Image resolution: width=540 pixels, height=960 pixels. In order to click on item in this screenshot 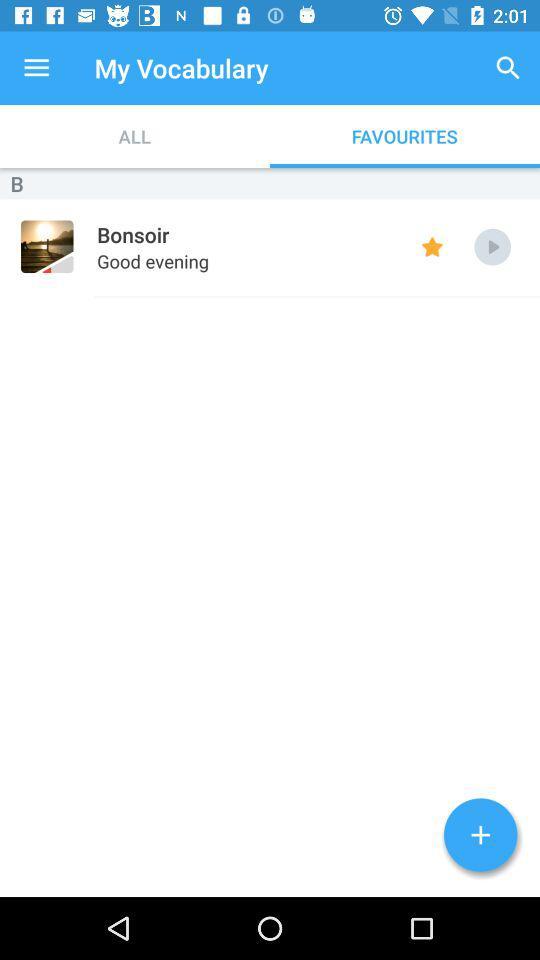, I will do `click(479, 835)`.